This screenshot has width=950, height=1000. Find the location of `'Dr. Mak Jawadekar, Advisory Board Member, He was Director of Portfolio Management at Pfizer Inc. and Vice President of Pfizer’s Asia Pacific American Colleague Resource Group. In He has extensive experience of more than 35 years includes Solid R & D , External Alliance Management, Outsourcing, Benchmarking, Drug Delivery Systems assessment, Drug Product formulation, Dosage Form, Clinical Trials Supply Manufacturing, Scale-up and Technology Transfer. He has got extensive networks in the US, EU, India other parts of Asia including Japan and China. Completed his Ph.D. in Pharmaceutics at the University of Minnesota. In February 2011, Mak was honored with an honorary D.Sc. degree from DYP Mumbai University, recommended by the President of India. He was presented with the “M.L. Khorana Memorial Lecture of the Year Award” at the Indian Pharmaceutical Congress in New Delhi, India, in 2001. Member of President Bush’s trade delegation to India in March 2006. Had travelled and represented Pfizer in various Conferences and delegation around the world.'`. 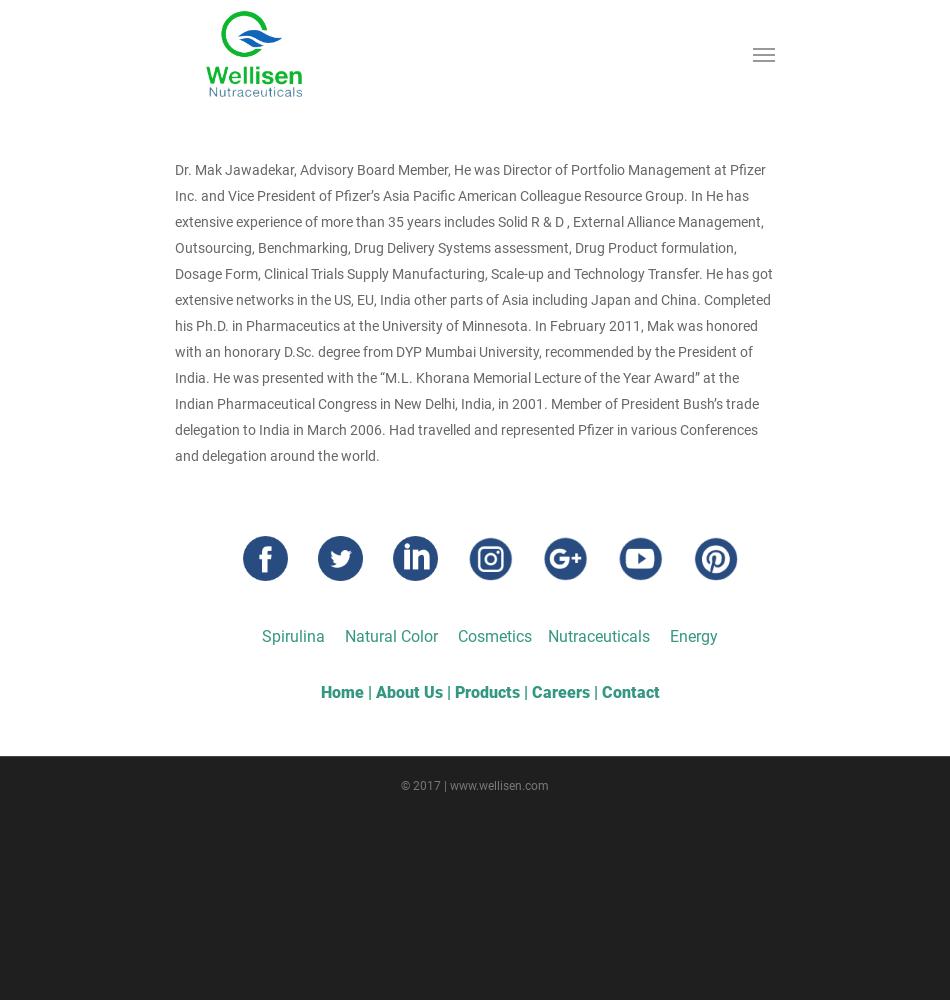

'Dr. Mak Jawadekar, Advisory Board Member, He was Director of Portfolio Management at Pfizer Inc. and Vice President of Pfizer’s Asia Pacific American Colleague Resource Group. In He has extensive experience of more than 35 years includes Solid R & D , External Alliance Management, Outsourcing, Benchmarking, Drug Delivery Systems assessment, Drug Product formulation, Dosage Form, Clinical Trials Supply Manufacturing, Scale-up and Technology Transfer. He has got extensive networks in the US, EU, India other parts of Asia including Japan and China. Completed his Ph.D. in Pharmaceutics at the University of Minnesota. In February 2011, Mak was honored with an honorary D.Sc. degree from DYP Mumbai University, recommended by the President of India. He was presented with the “M.L. Khorana Memorial Lecture of the Year Award” at the Indian Pharmaceutical Congress in New Delhi, India, in 2001. Member of President Bush’s trade delegation to India in March 2006. Had travelled and represented Pfizer in various Conferences and delegation around the world.' is located at coordinates (472, 312).